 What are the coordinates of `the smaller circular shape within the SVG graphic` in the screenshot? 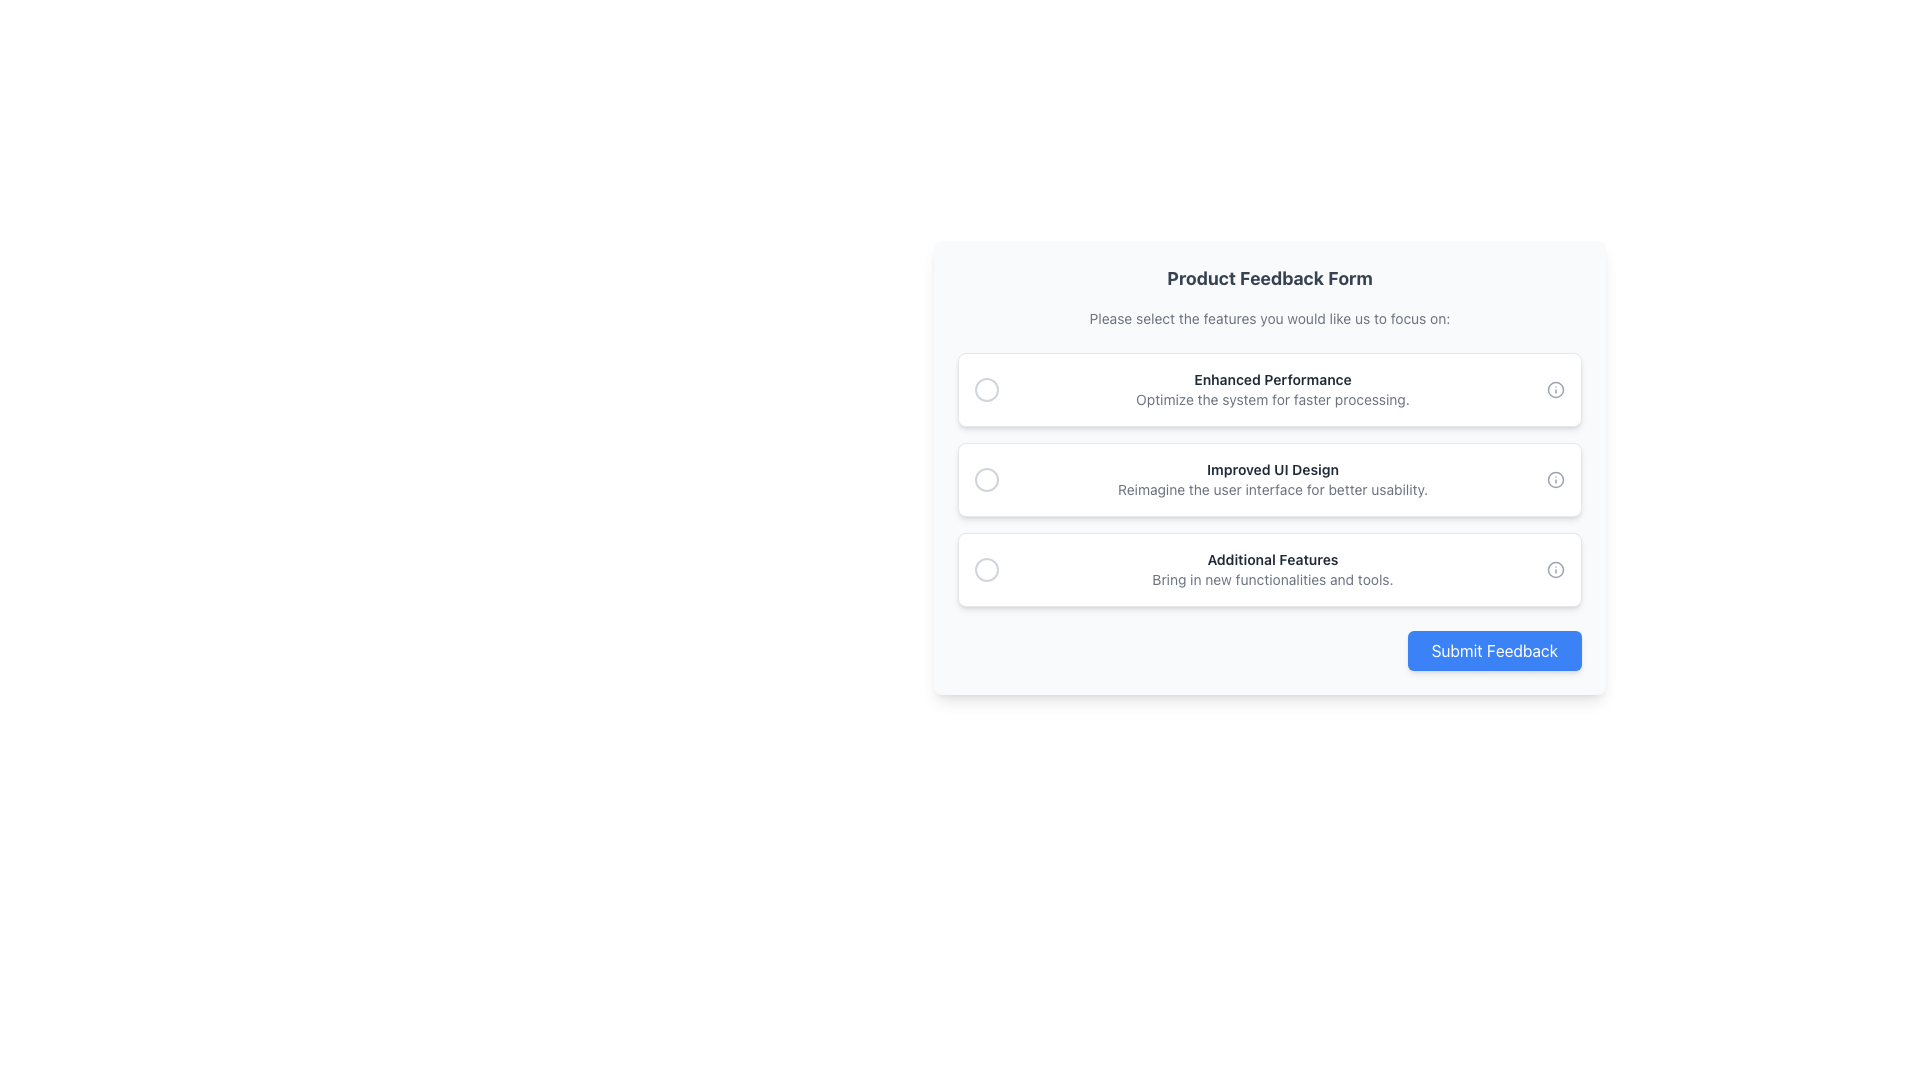 It's located at (1554, 389).